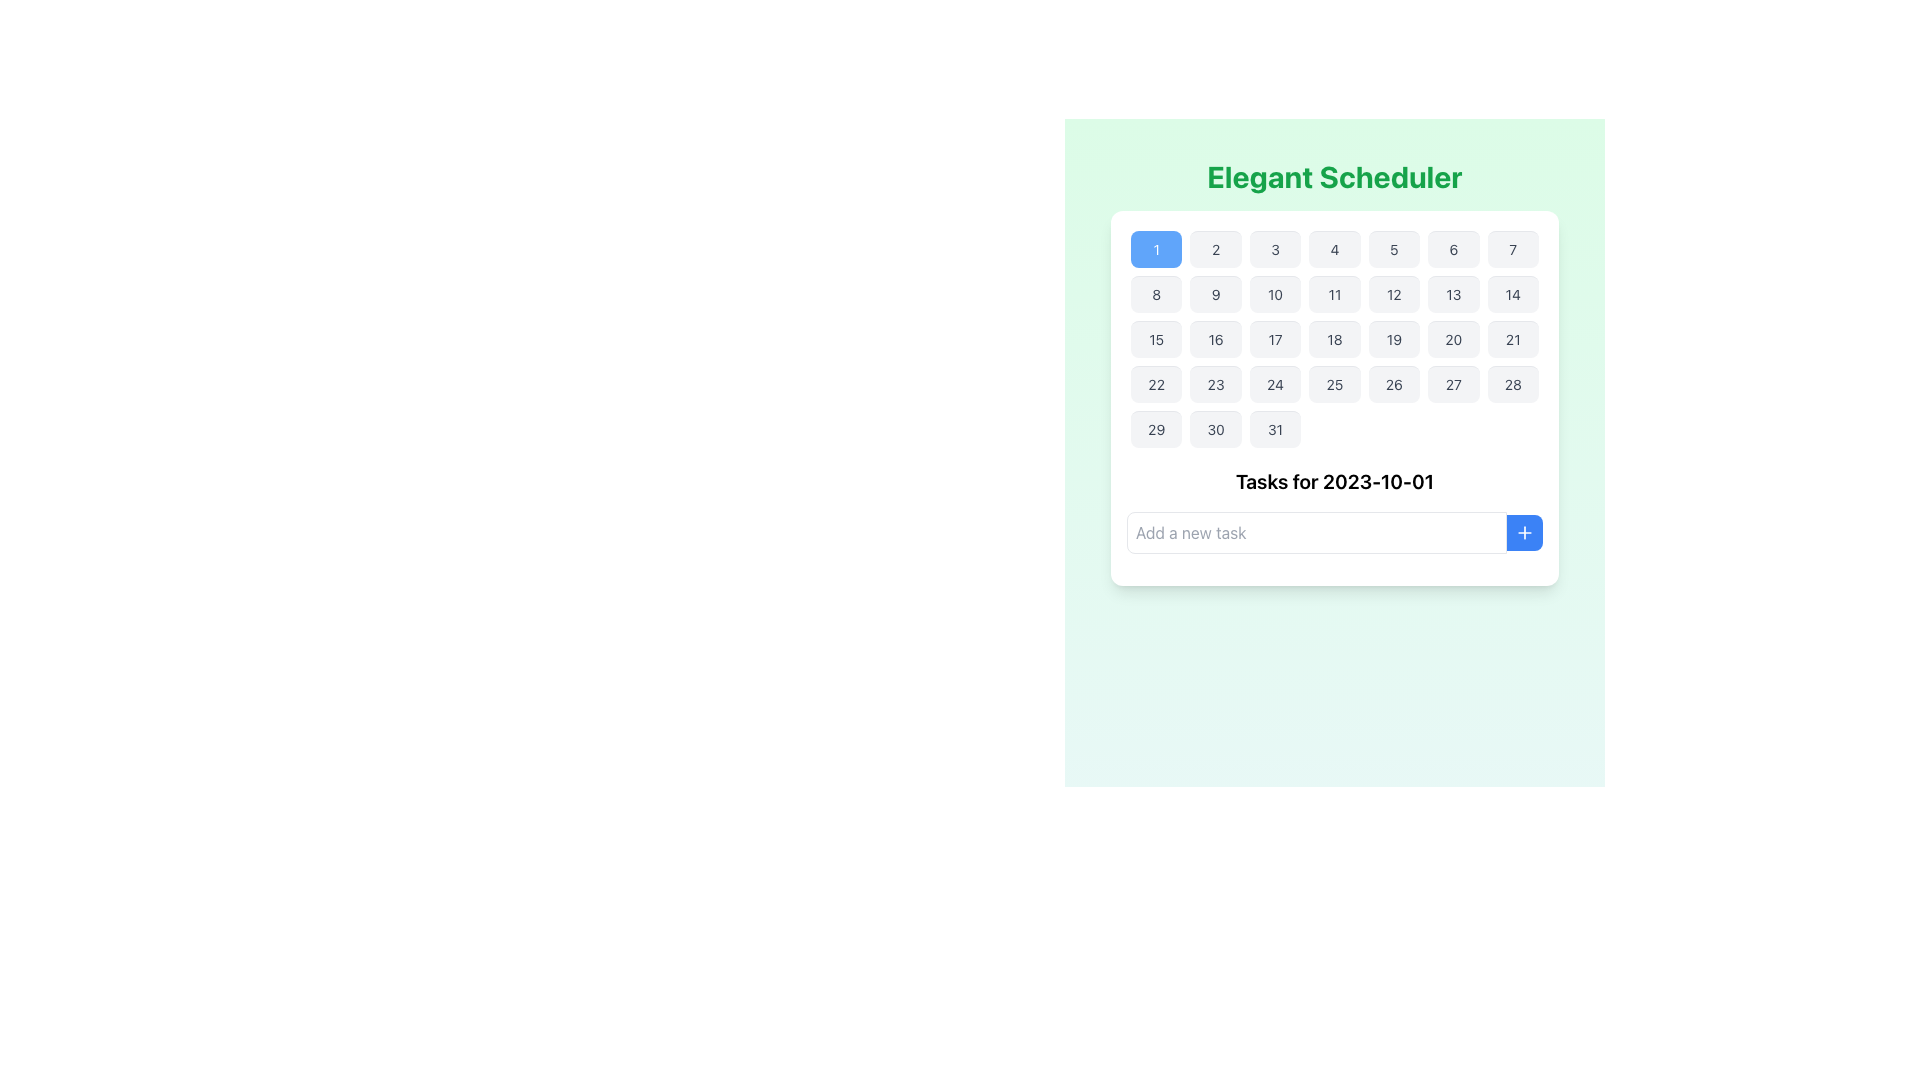 The width and height of the screenshot is (1920, 1080). Describe the element at coordinates (1393, 294) in the screenshot. I see `the rounded rectangular button labeled '12' in the calendar grid below the 'Elegant Scheduler' heading to observe the hover effect` at that location.